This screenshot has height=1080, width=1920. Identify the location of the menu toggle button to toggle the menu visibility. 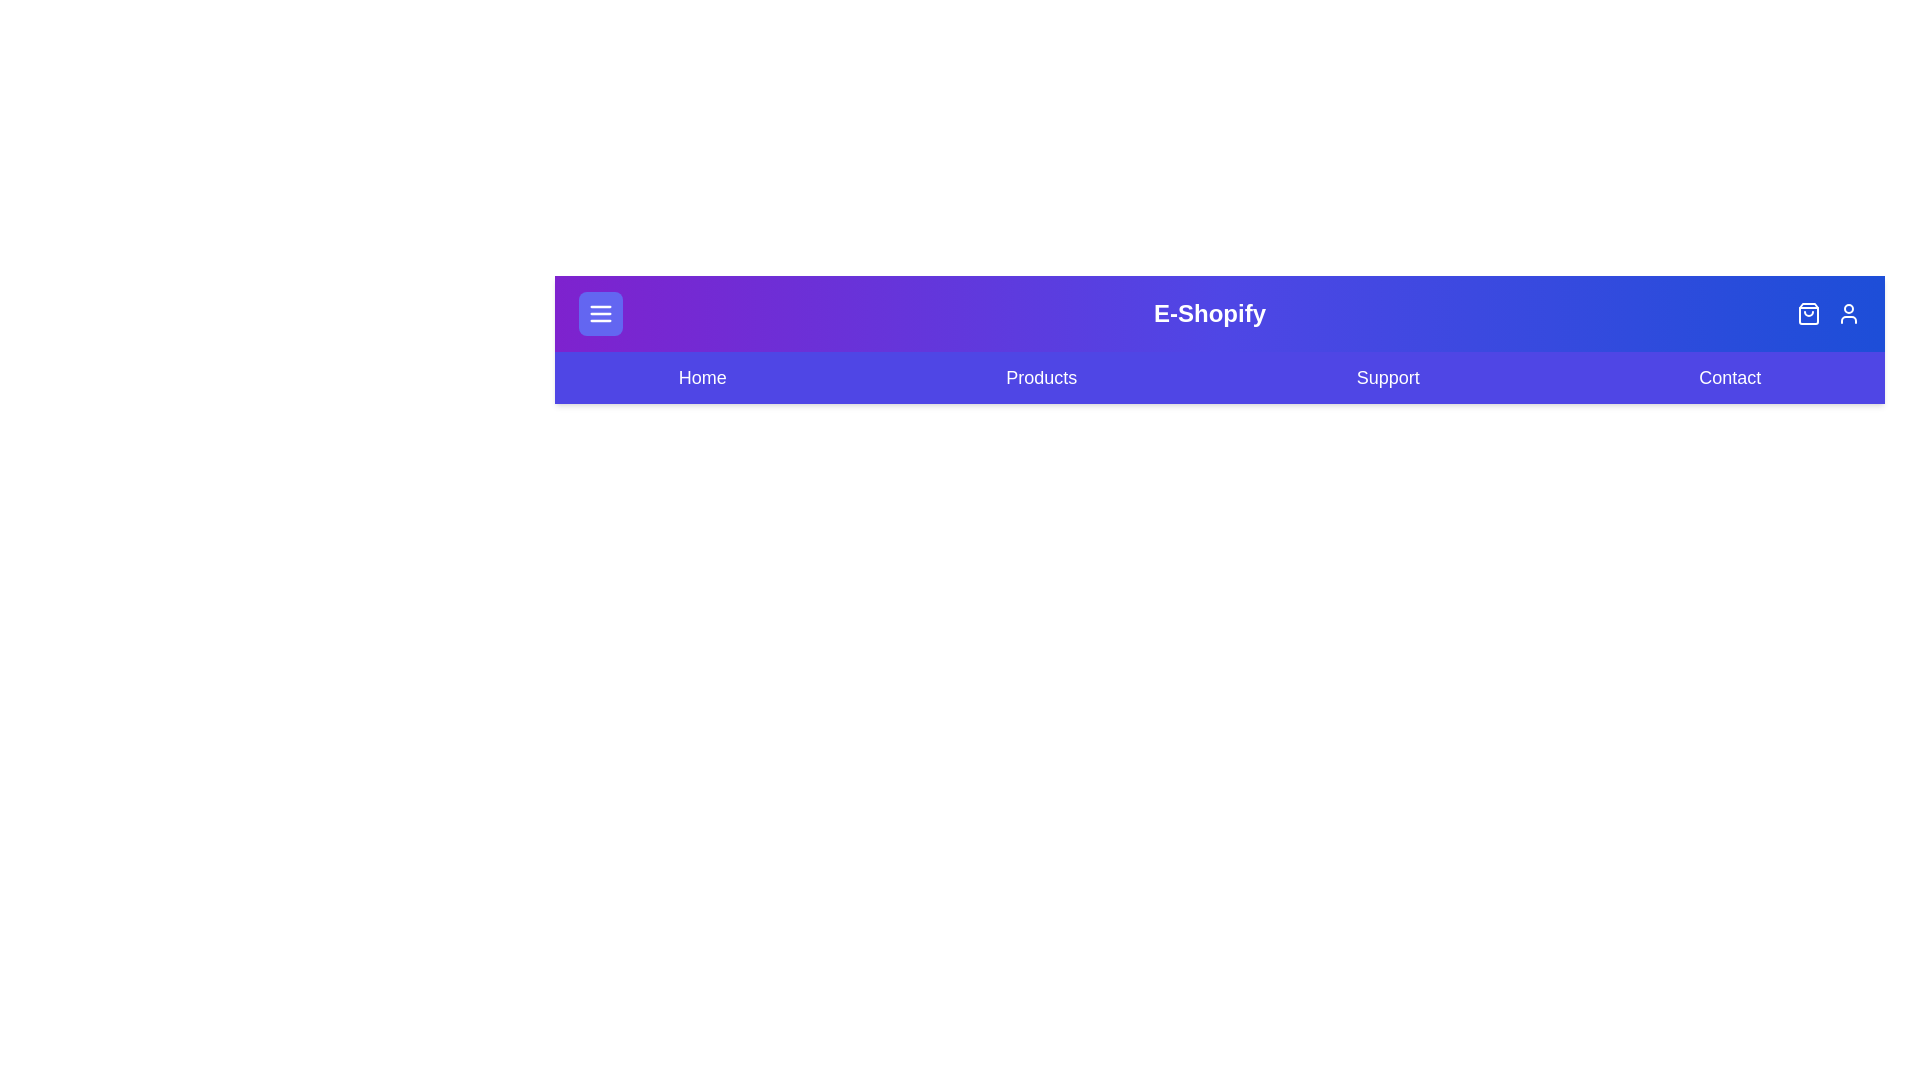
(599, 313).